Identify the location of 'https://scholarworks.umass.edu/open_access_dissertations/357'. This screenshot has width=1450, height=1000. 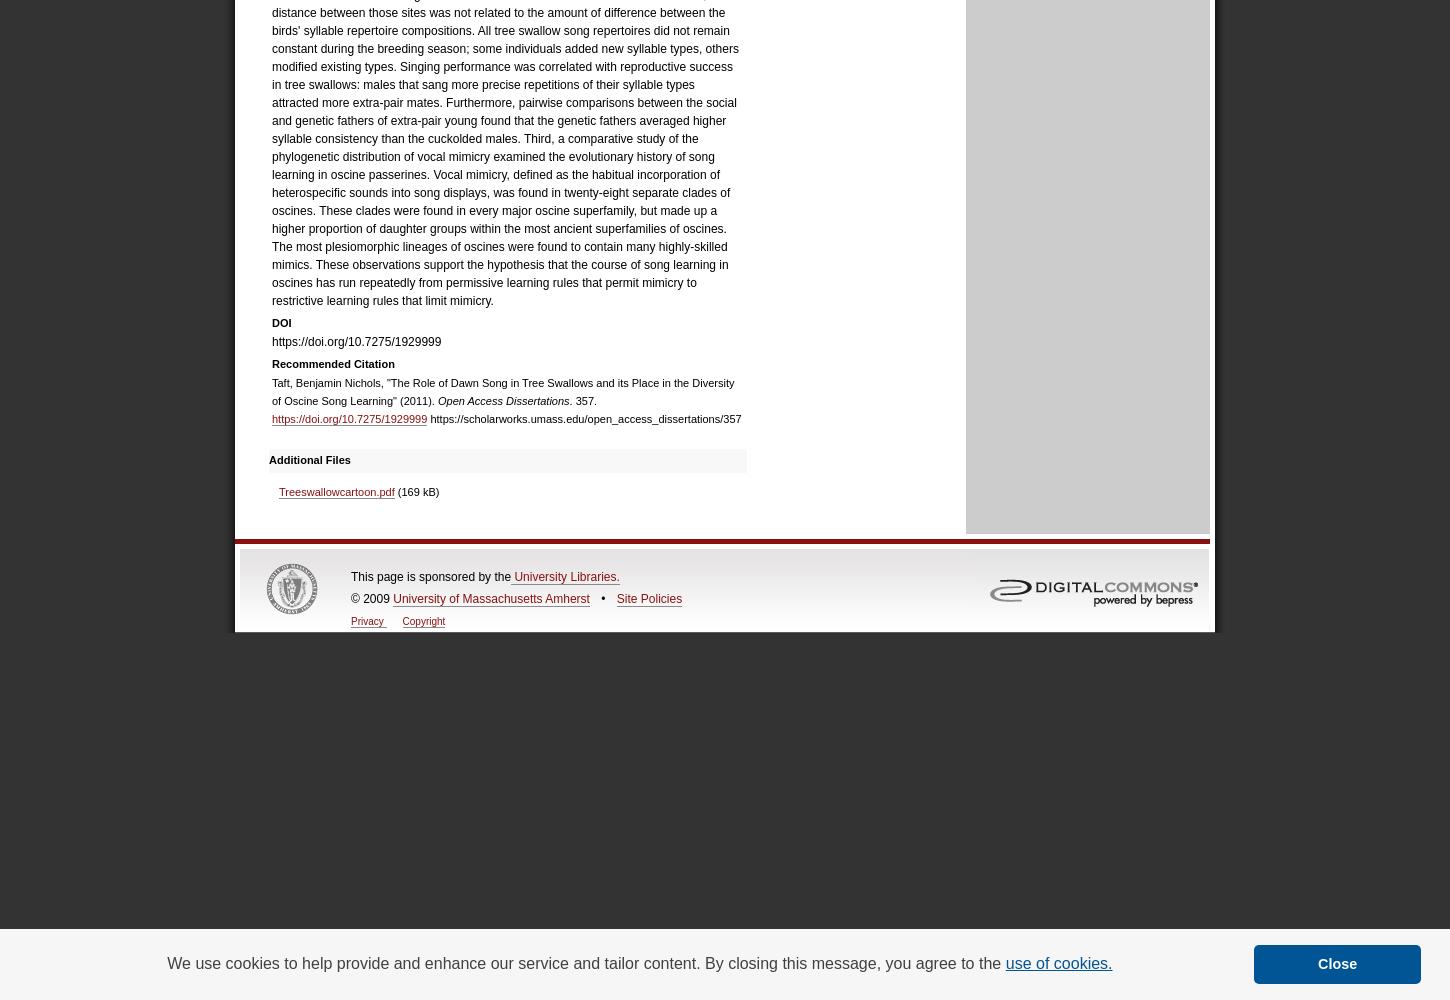
(584, 419).